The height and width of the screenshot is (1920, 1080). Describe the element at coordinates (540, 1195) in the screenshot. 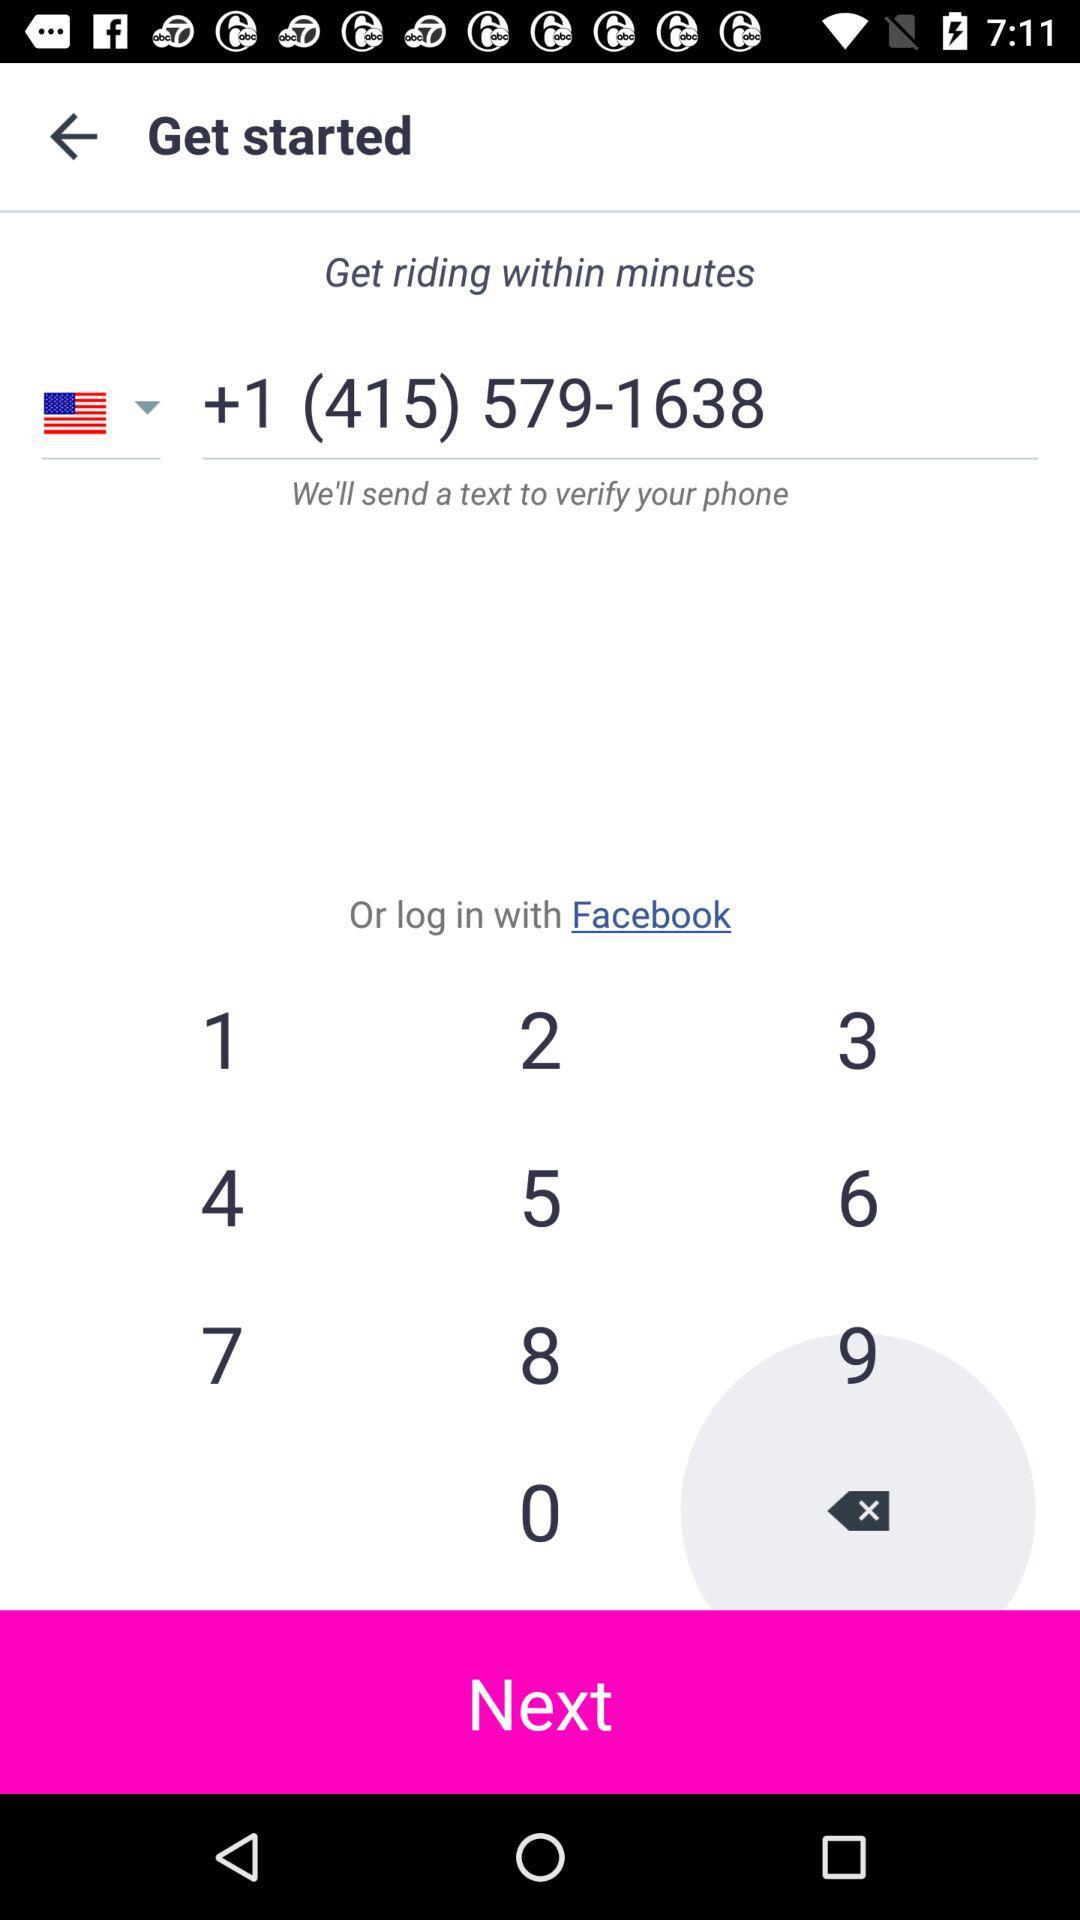

I see `the 5 icon` at that location.